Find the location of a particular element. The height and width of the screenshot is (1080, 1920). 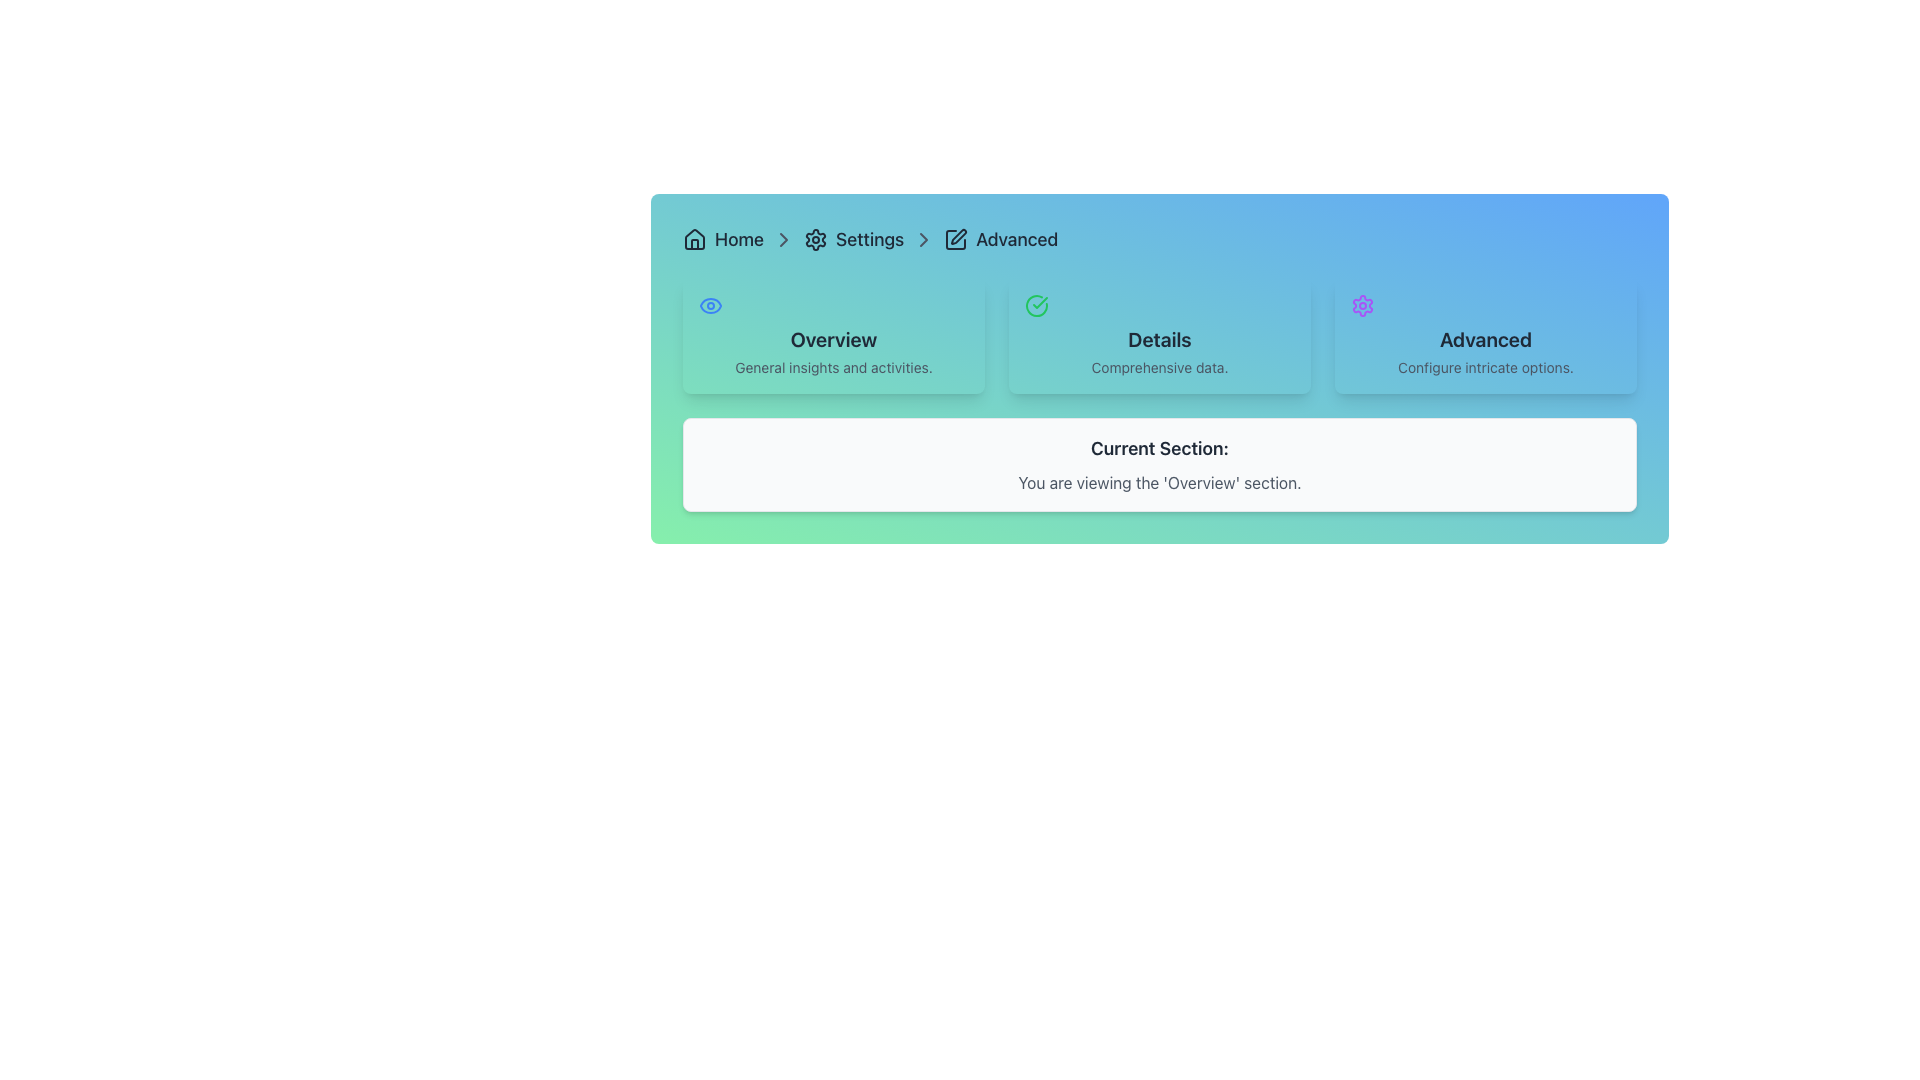

the static text label that provides additional detail for the 'Details' section, located directly below the bold text 'Details' within the middle card of a three-card layout is located at coordinates (1160, 367).